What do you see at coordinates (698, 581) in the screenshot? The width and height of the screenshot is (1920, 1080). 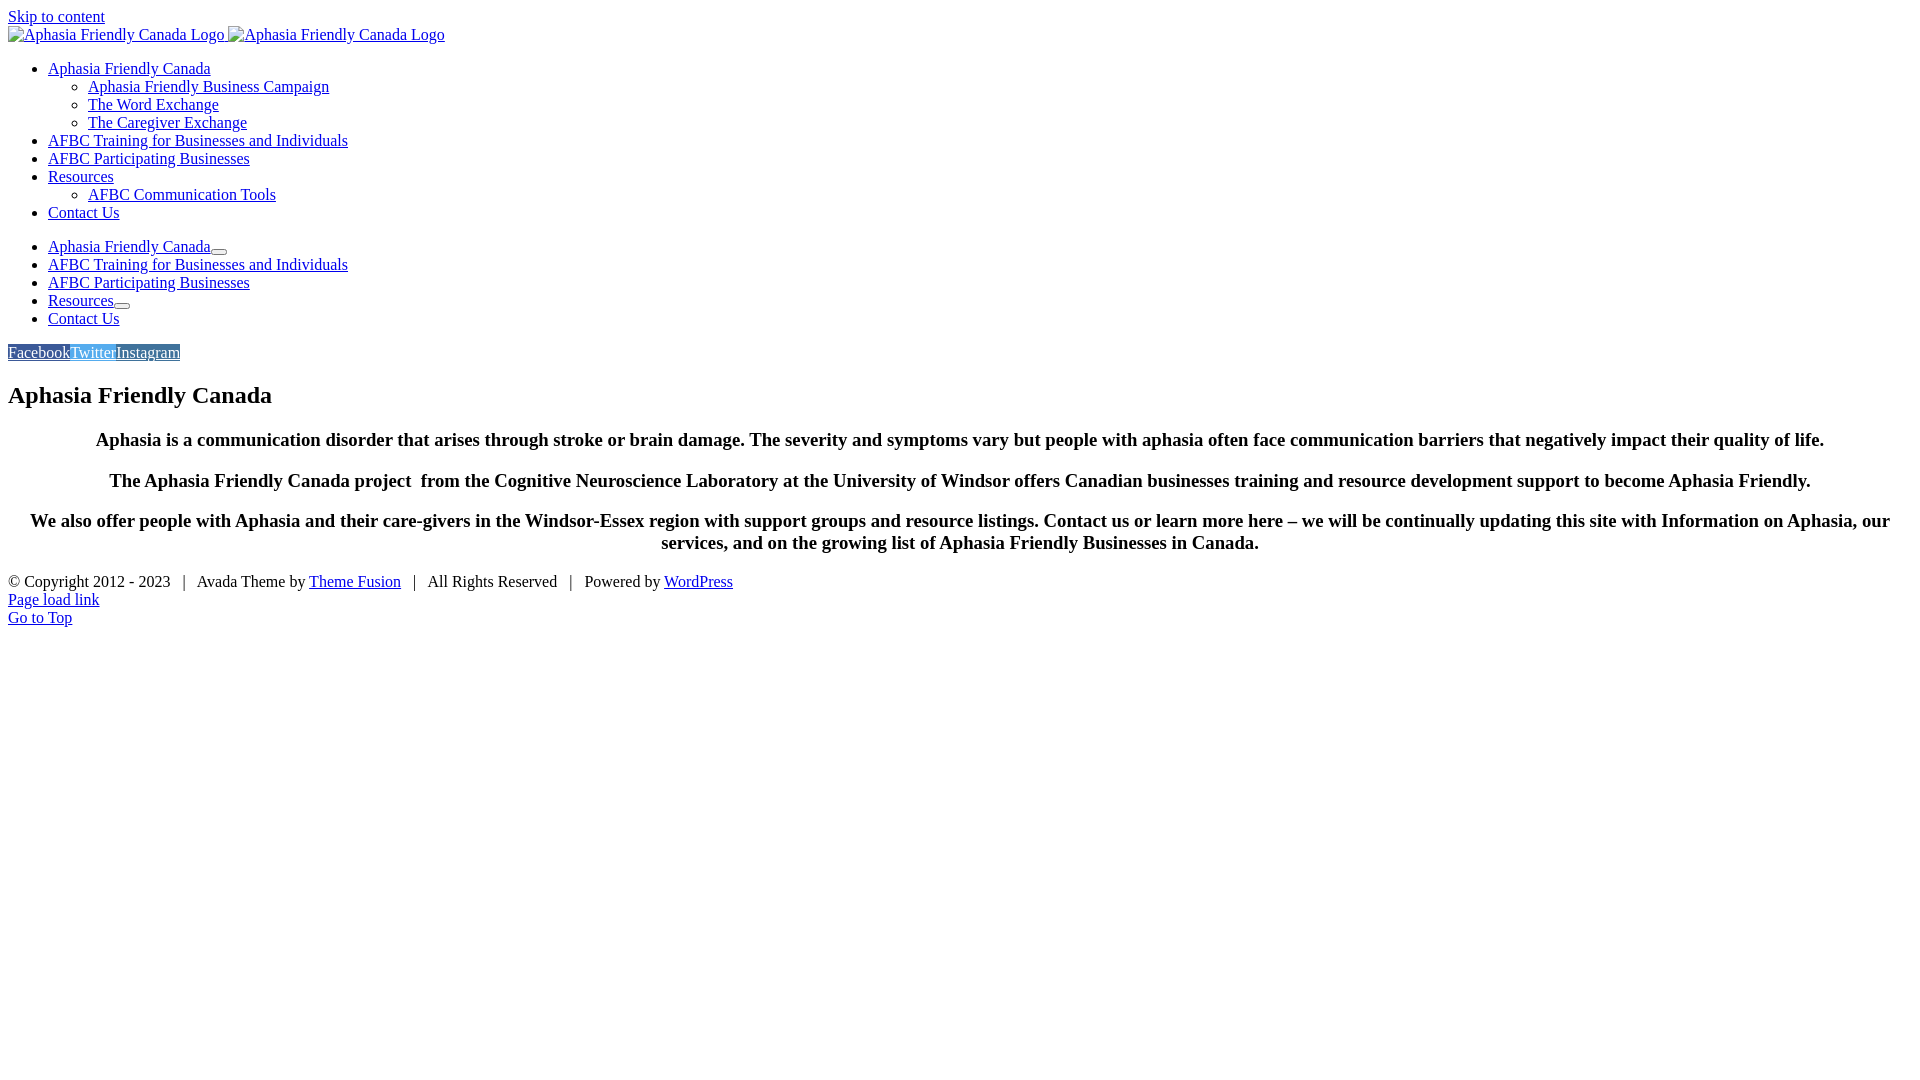 I see `'WordPress'` at bounding box center [698, 581].